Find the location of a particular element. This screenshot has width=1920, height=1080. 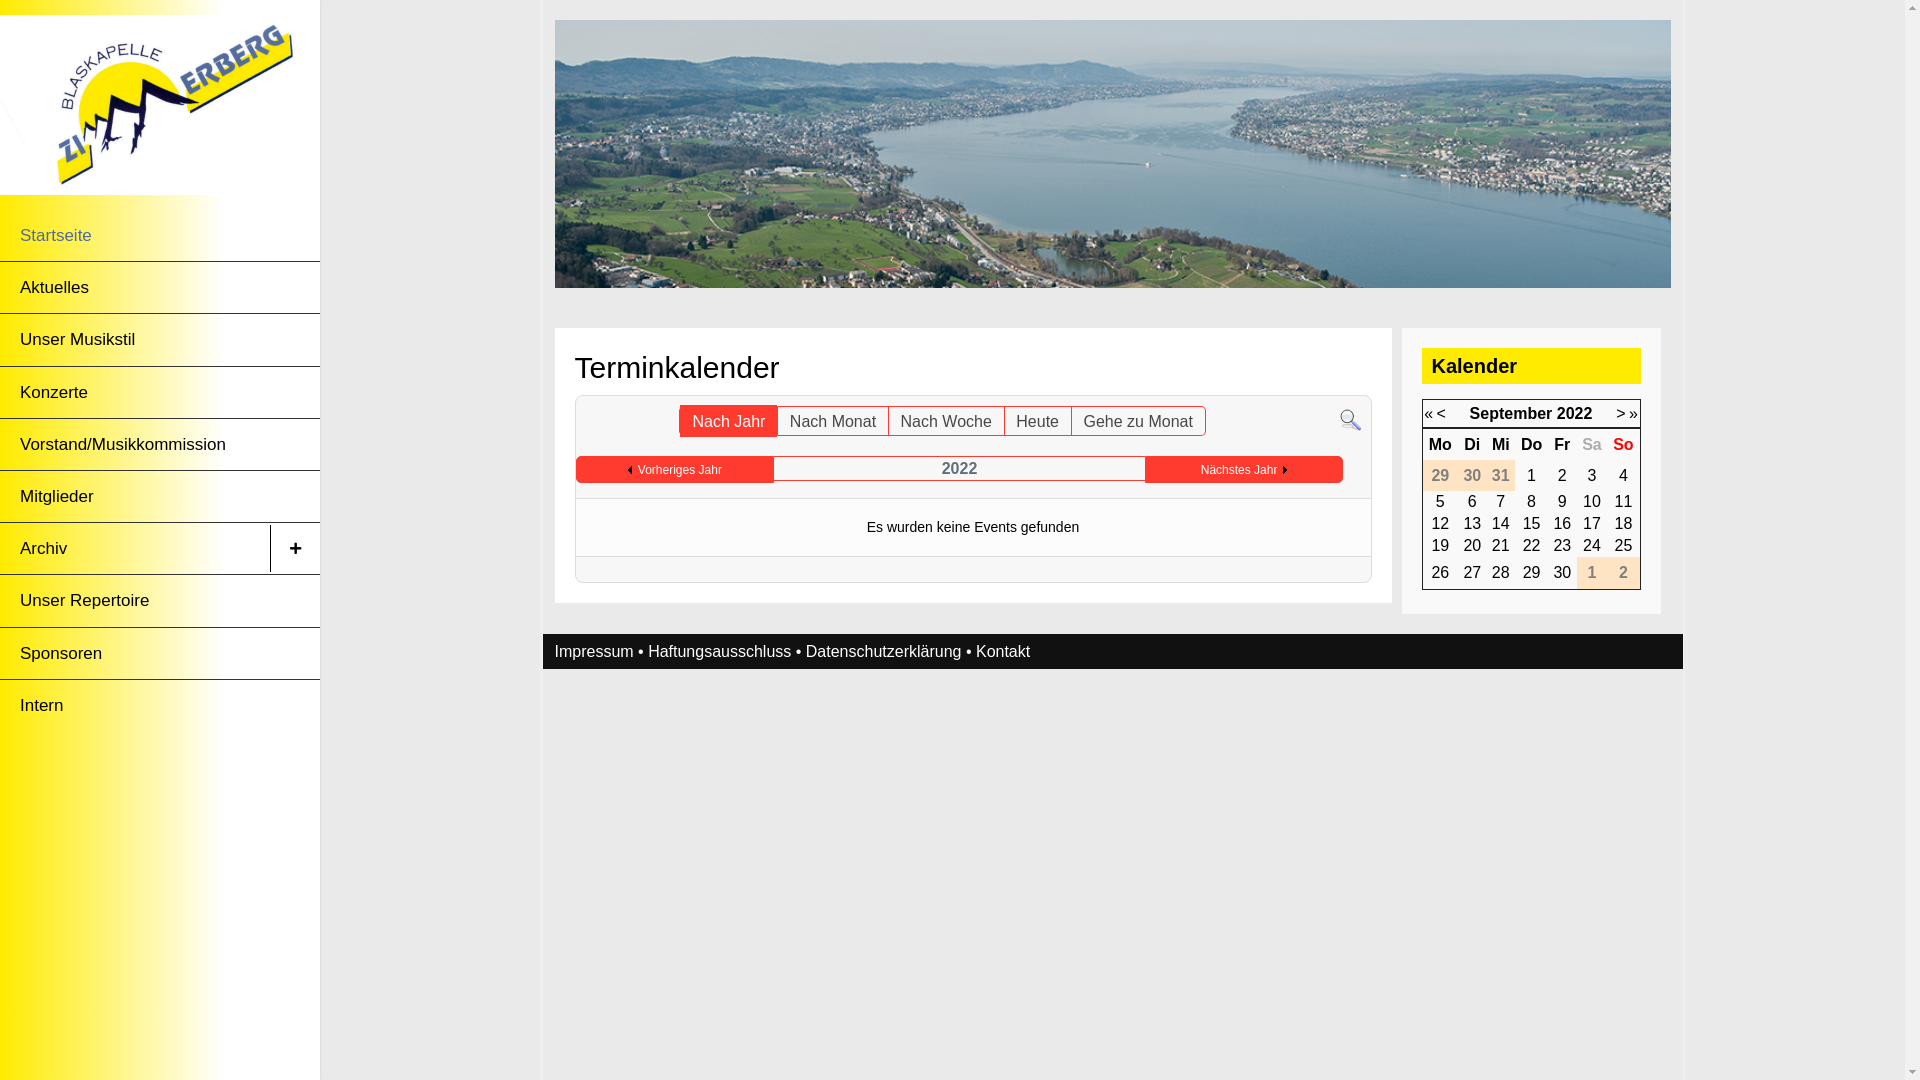

'15' is located at coordinates (1530, 522).